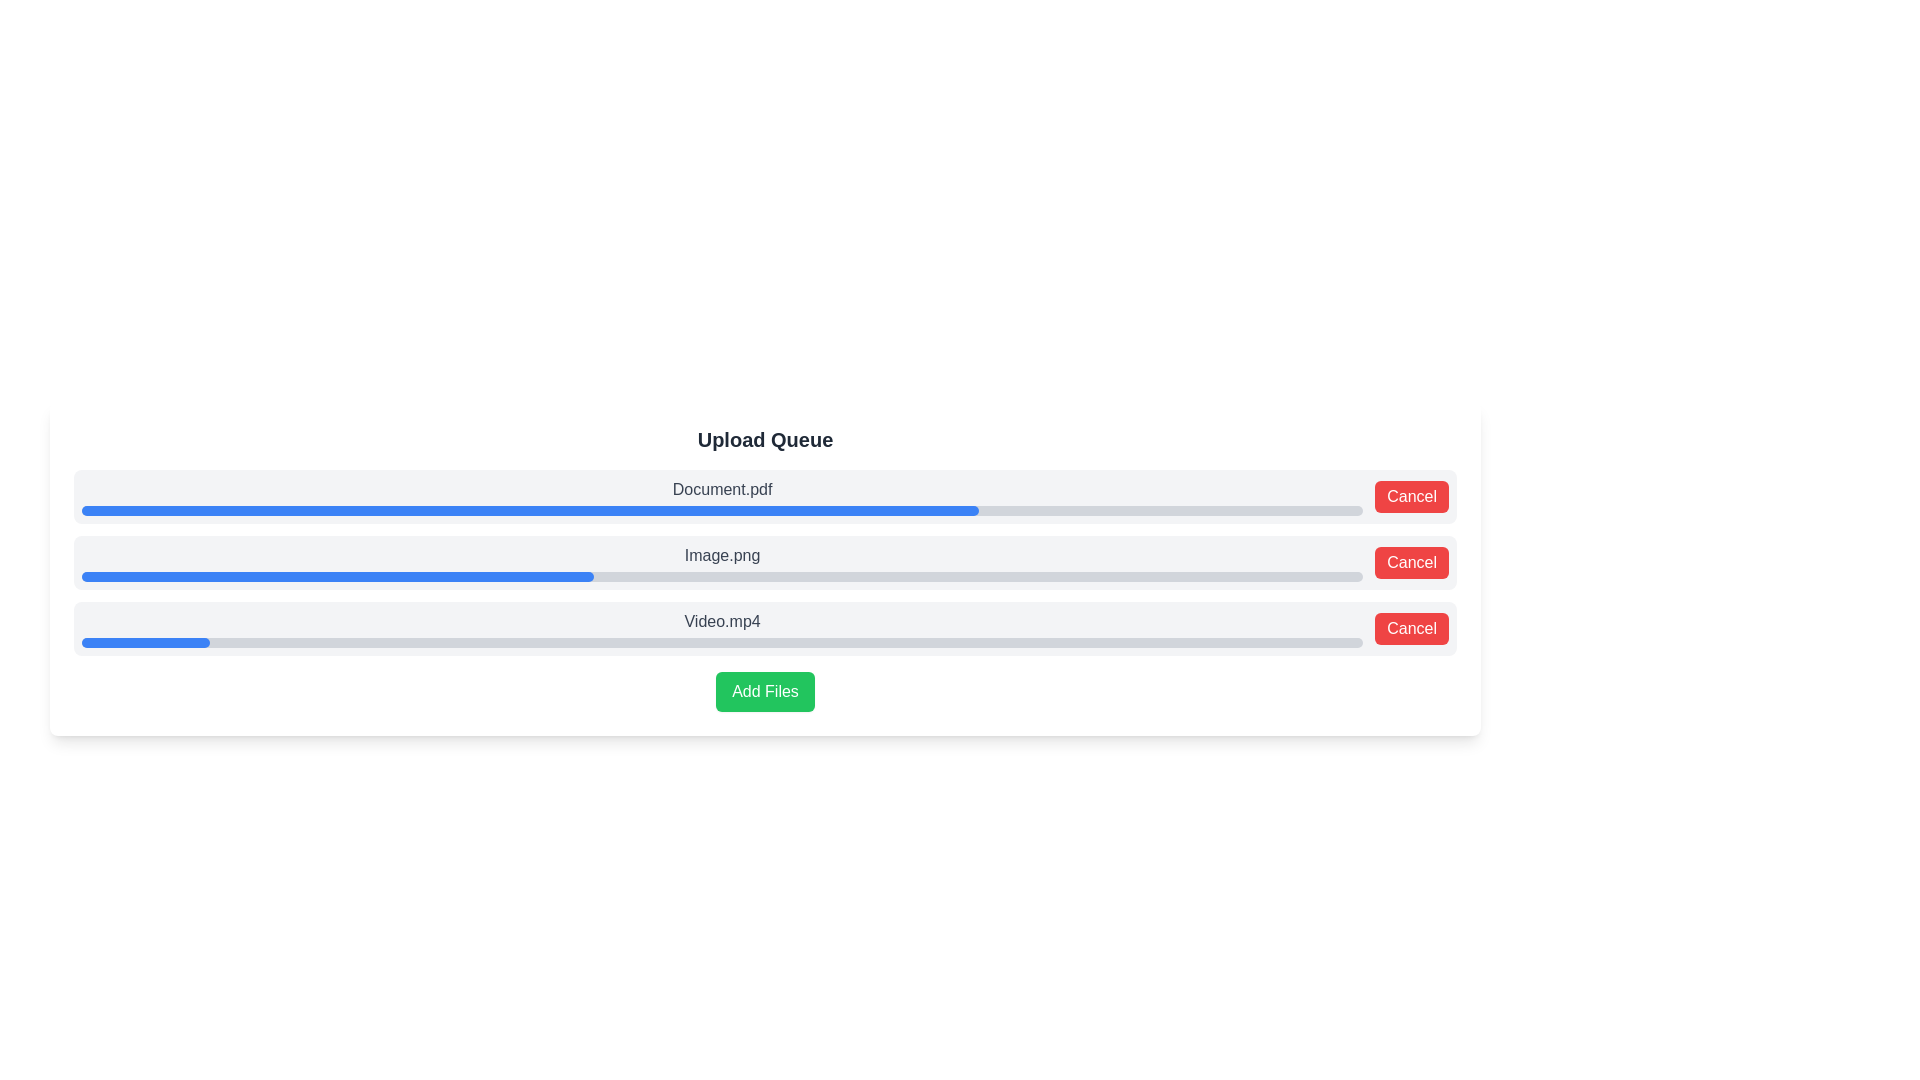  Describe the element at coordinates (721, 509) in the screenshot. I see `the progress bar indicating the upload status of 'Document.pdf', which is visually characterized by a light gray background and a blue foreground covering 70% of the width` at that location.